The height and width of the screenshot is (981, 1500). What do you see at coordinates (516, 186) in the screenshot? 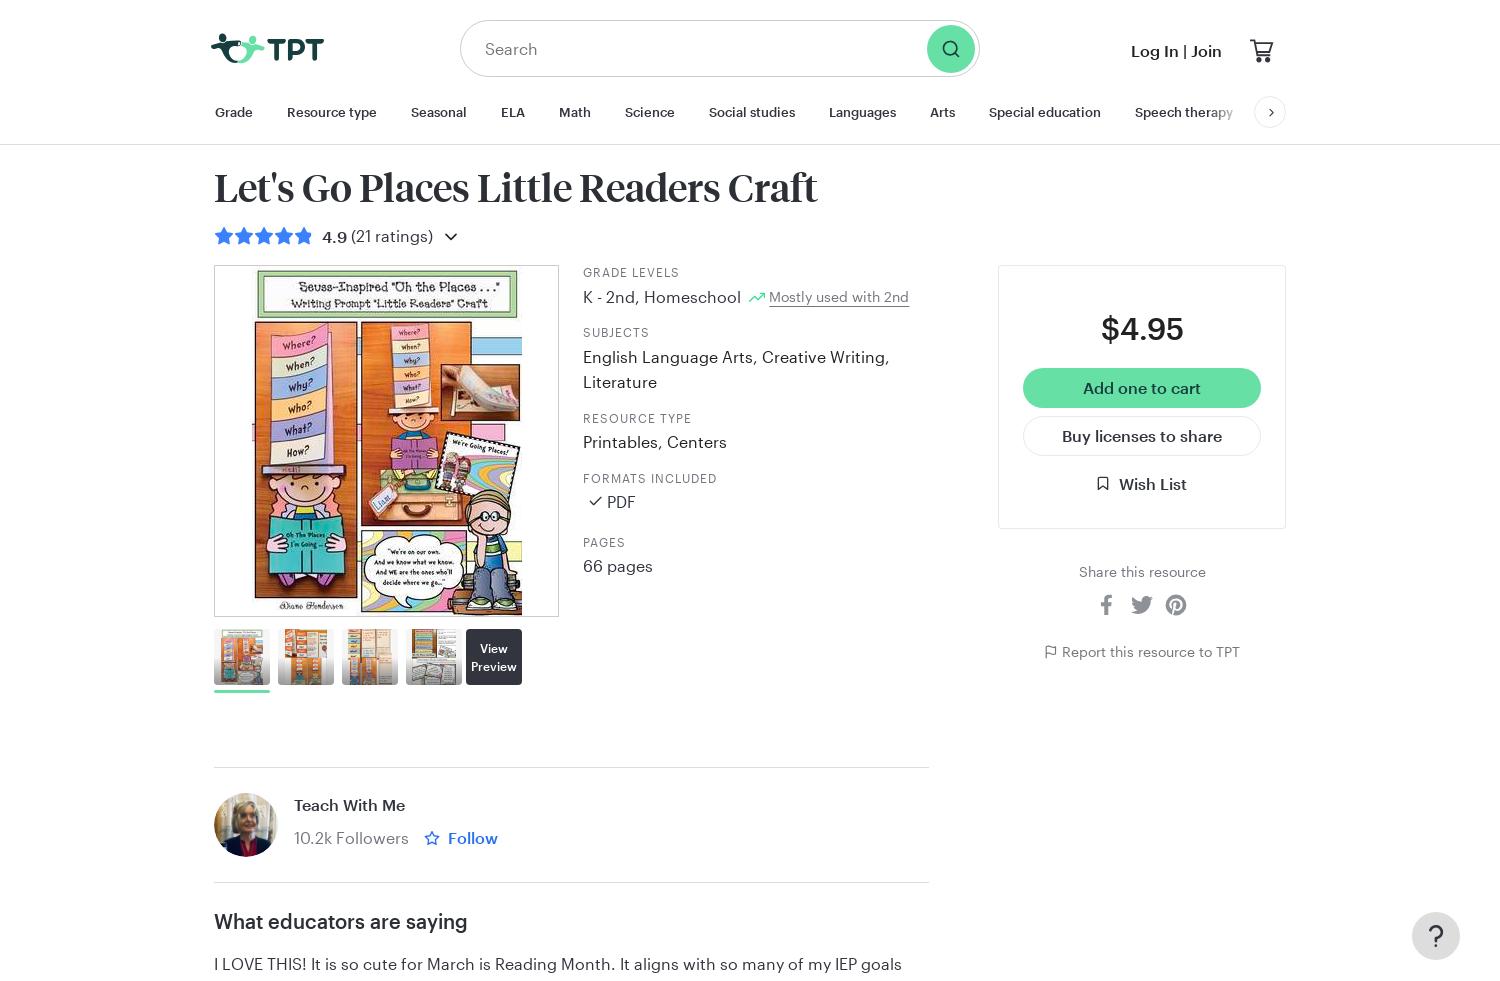
I see `'Let's Go Places Little Readers Craft'` at bounding box center [516, 186].